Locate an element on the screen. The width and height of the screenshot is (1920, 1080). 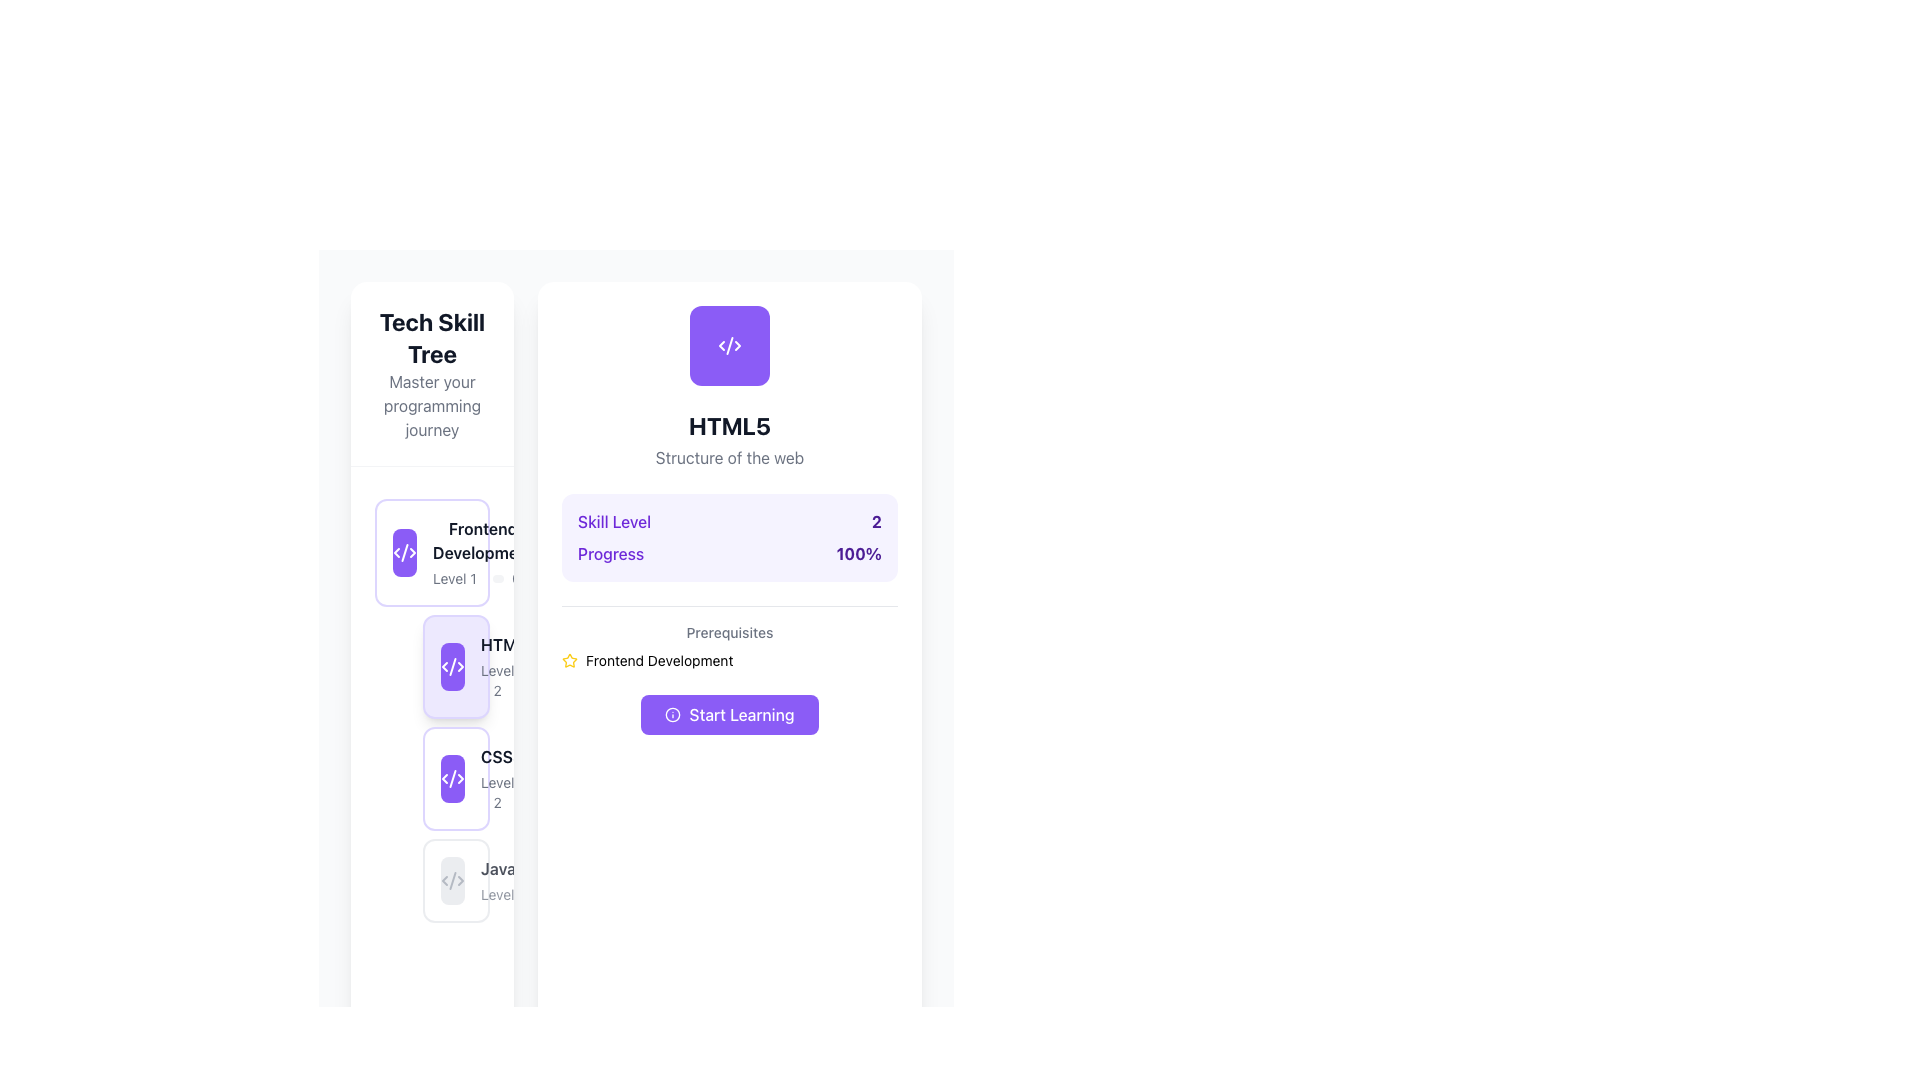
the text label indicating the current level of the skill, which is located at the top-left corner of the skill levels and progress information group is located at coordinates (497, 680).